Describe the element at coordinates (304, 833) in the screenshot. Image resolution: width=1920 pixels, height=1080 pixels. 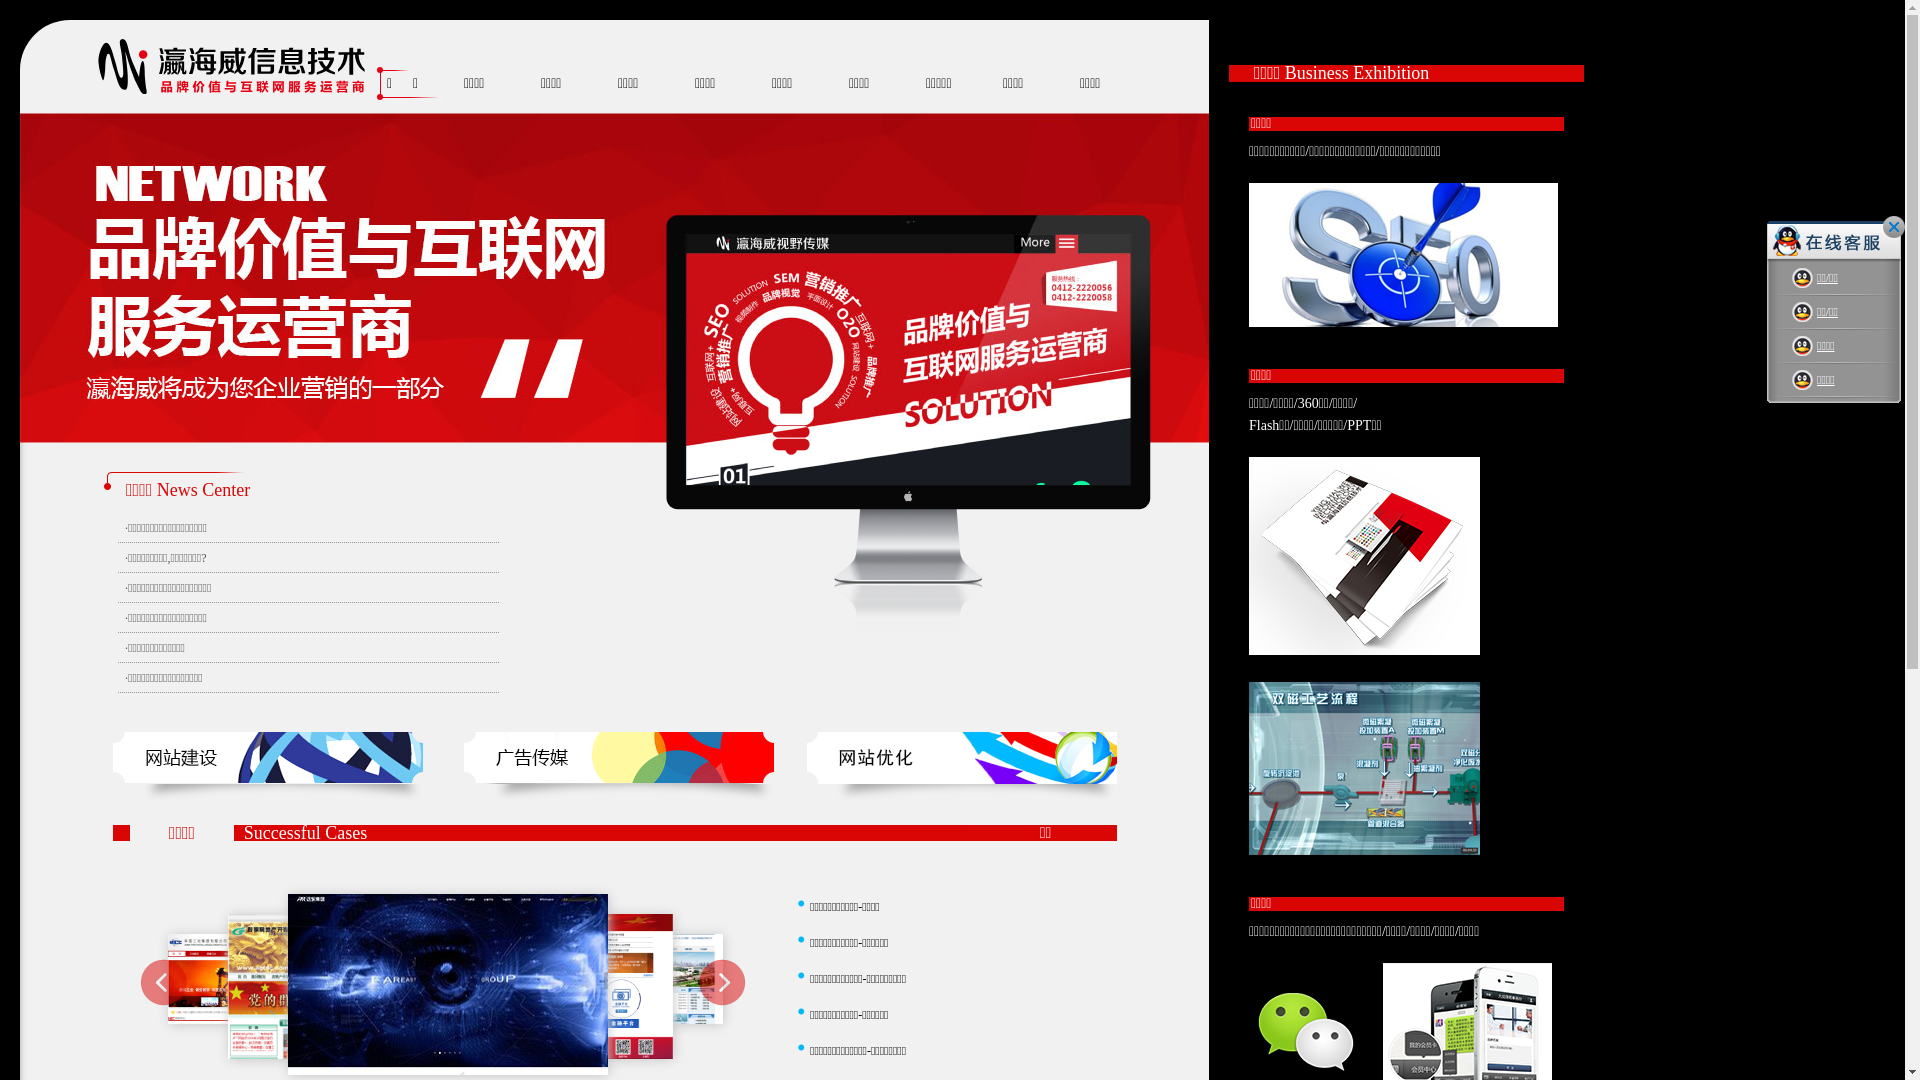
I see `'Successful Cases'` at that location.